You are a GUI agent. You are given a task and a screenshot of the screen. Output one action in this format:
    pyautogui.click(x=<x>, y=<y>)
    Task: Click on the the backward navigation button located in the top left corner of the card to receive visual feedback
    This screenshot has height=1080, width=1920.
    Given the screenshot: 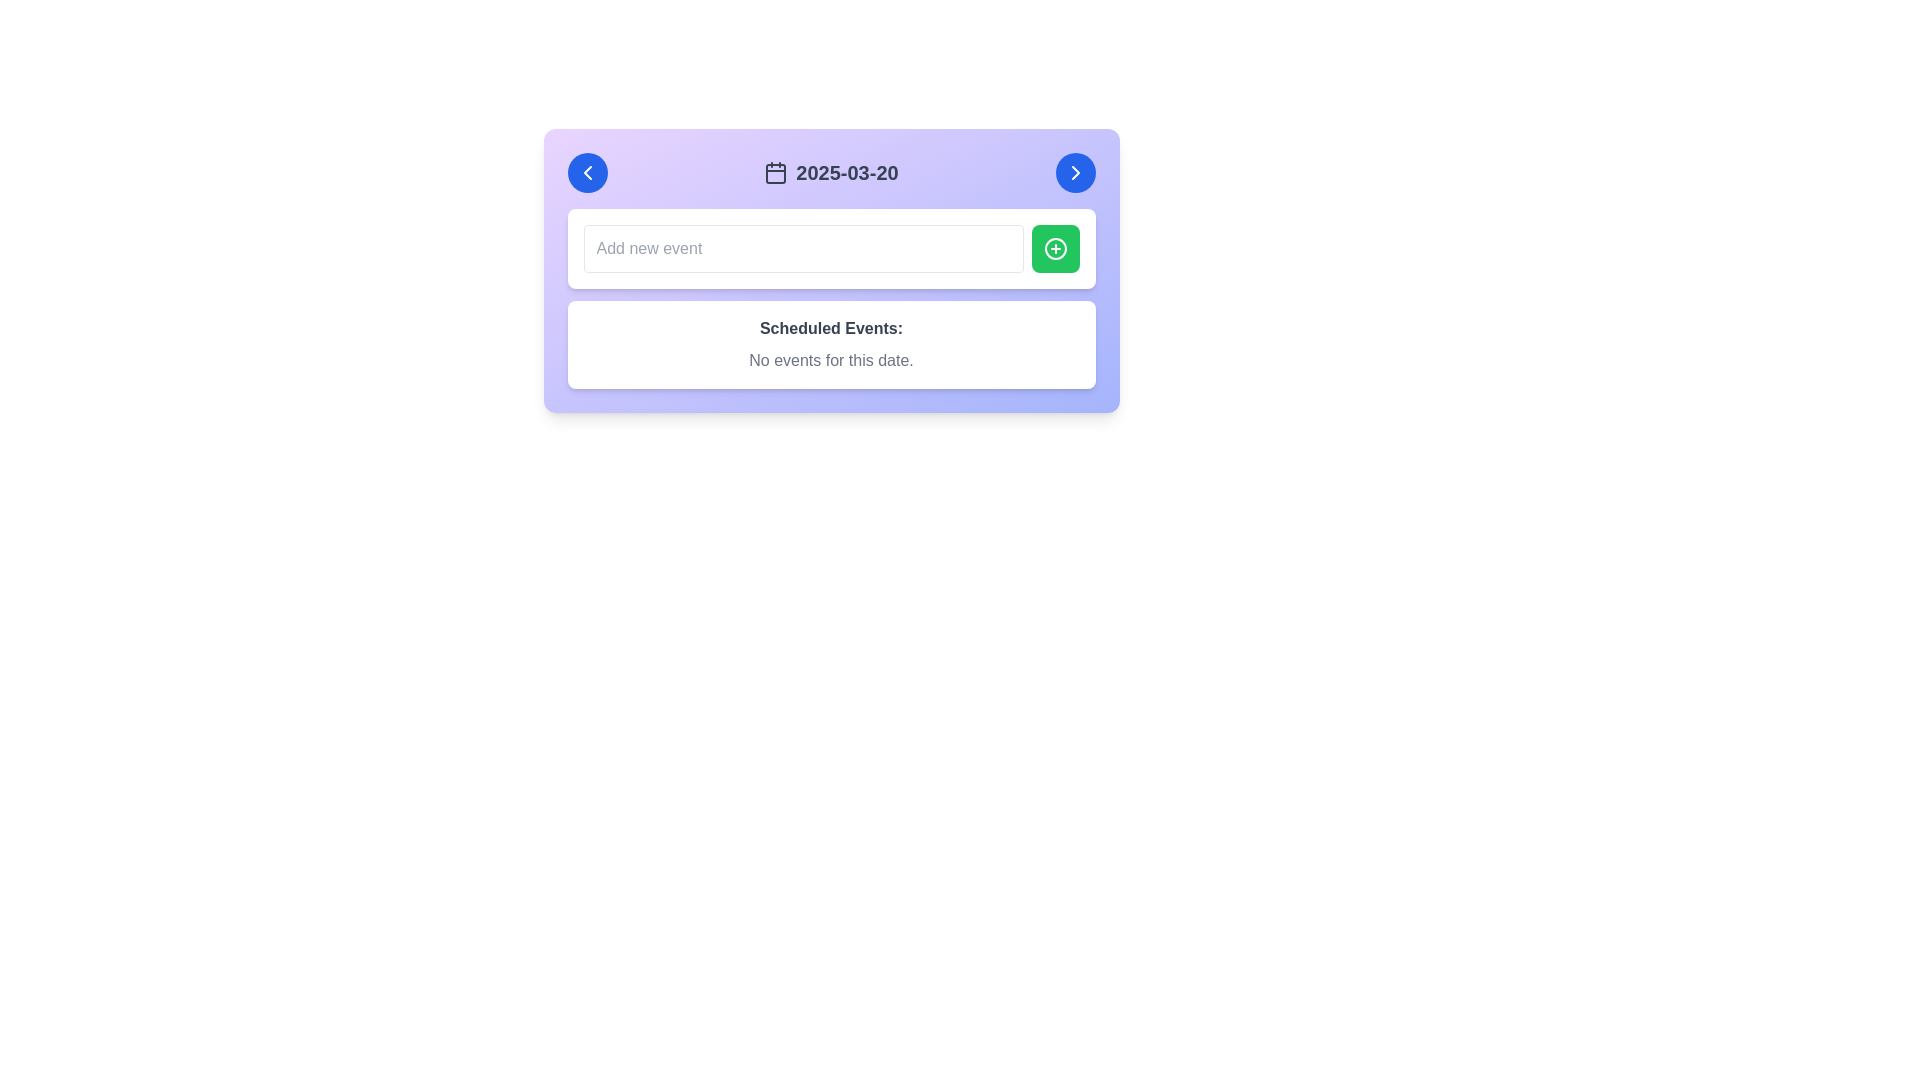 What is the action you would take?
    pyautogui.click(x=586, y=172)
    